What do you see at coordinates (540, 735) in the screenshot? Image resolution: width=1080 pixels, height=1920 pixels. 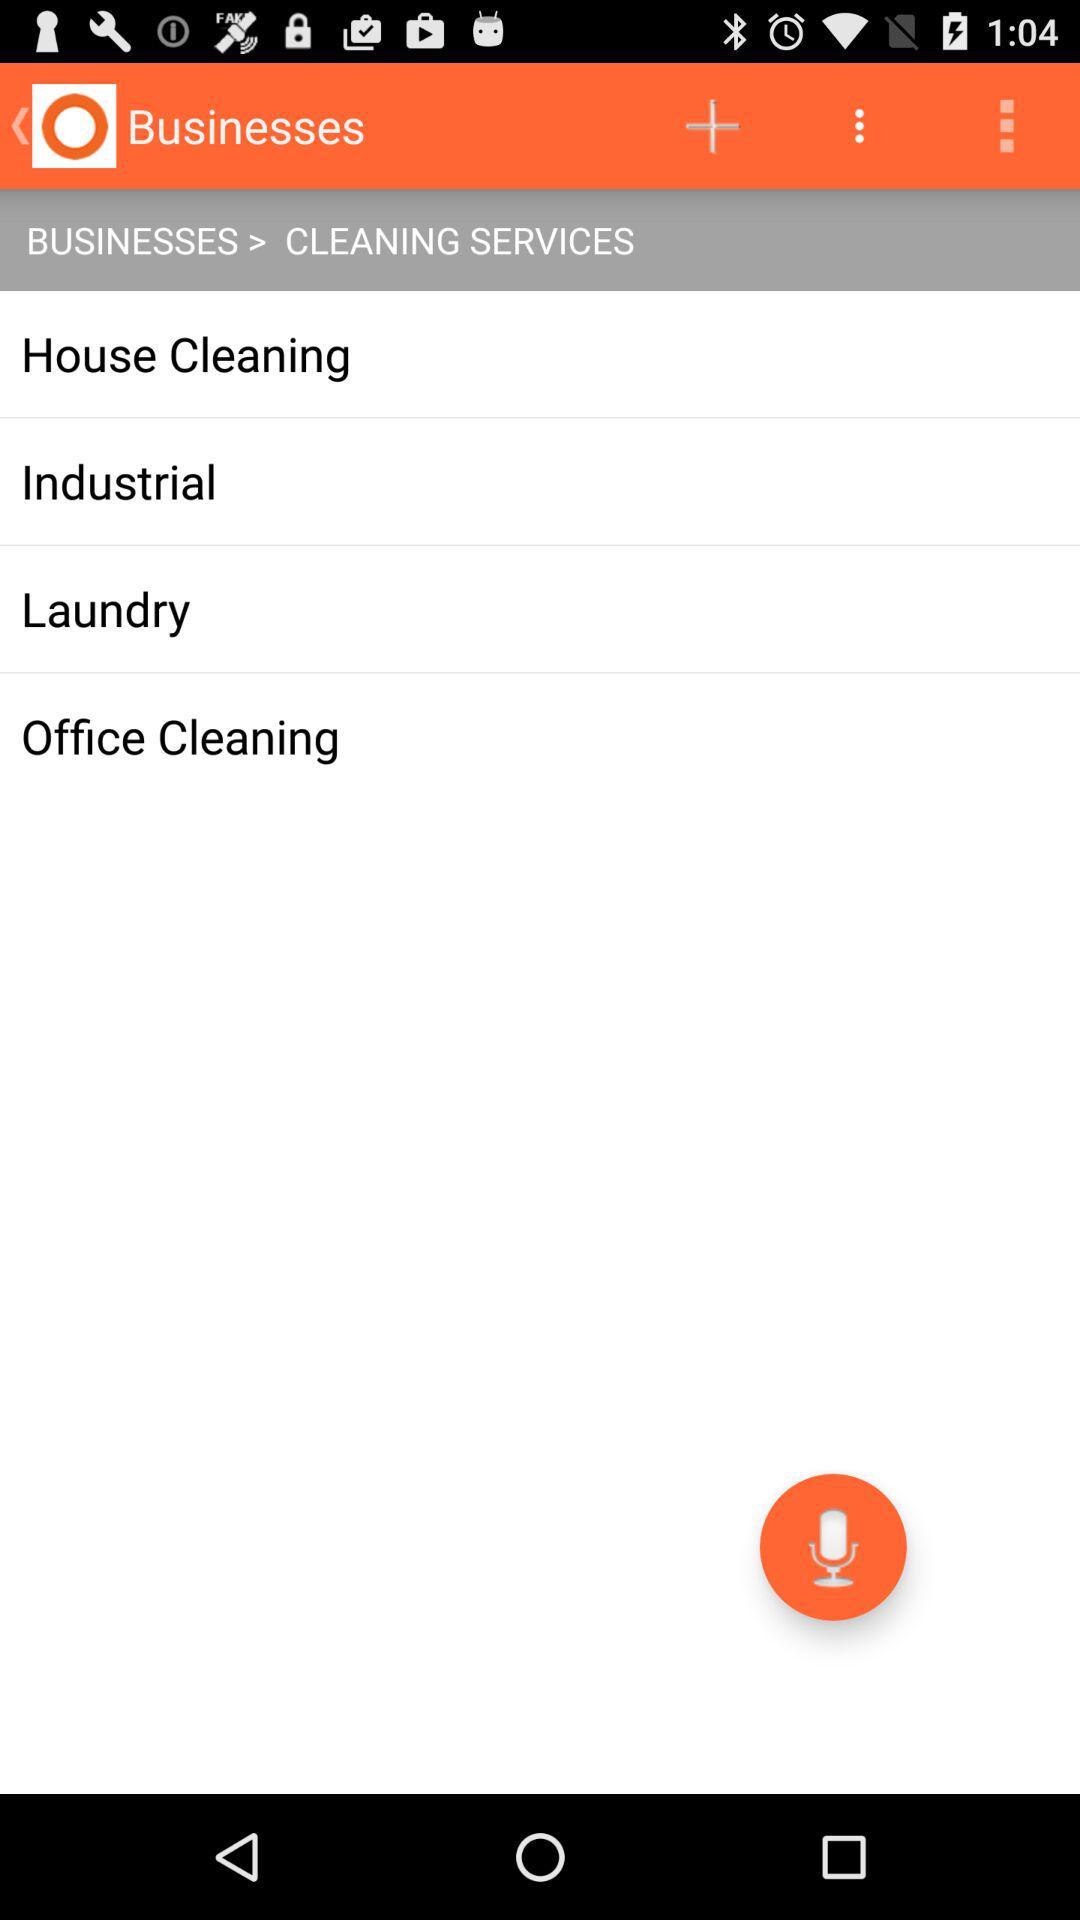 I see `app at the center` at bounding box center [540, 735].